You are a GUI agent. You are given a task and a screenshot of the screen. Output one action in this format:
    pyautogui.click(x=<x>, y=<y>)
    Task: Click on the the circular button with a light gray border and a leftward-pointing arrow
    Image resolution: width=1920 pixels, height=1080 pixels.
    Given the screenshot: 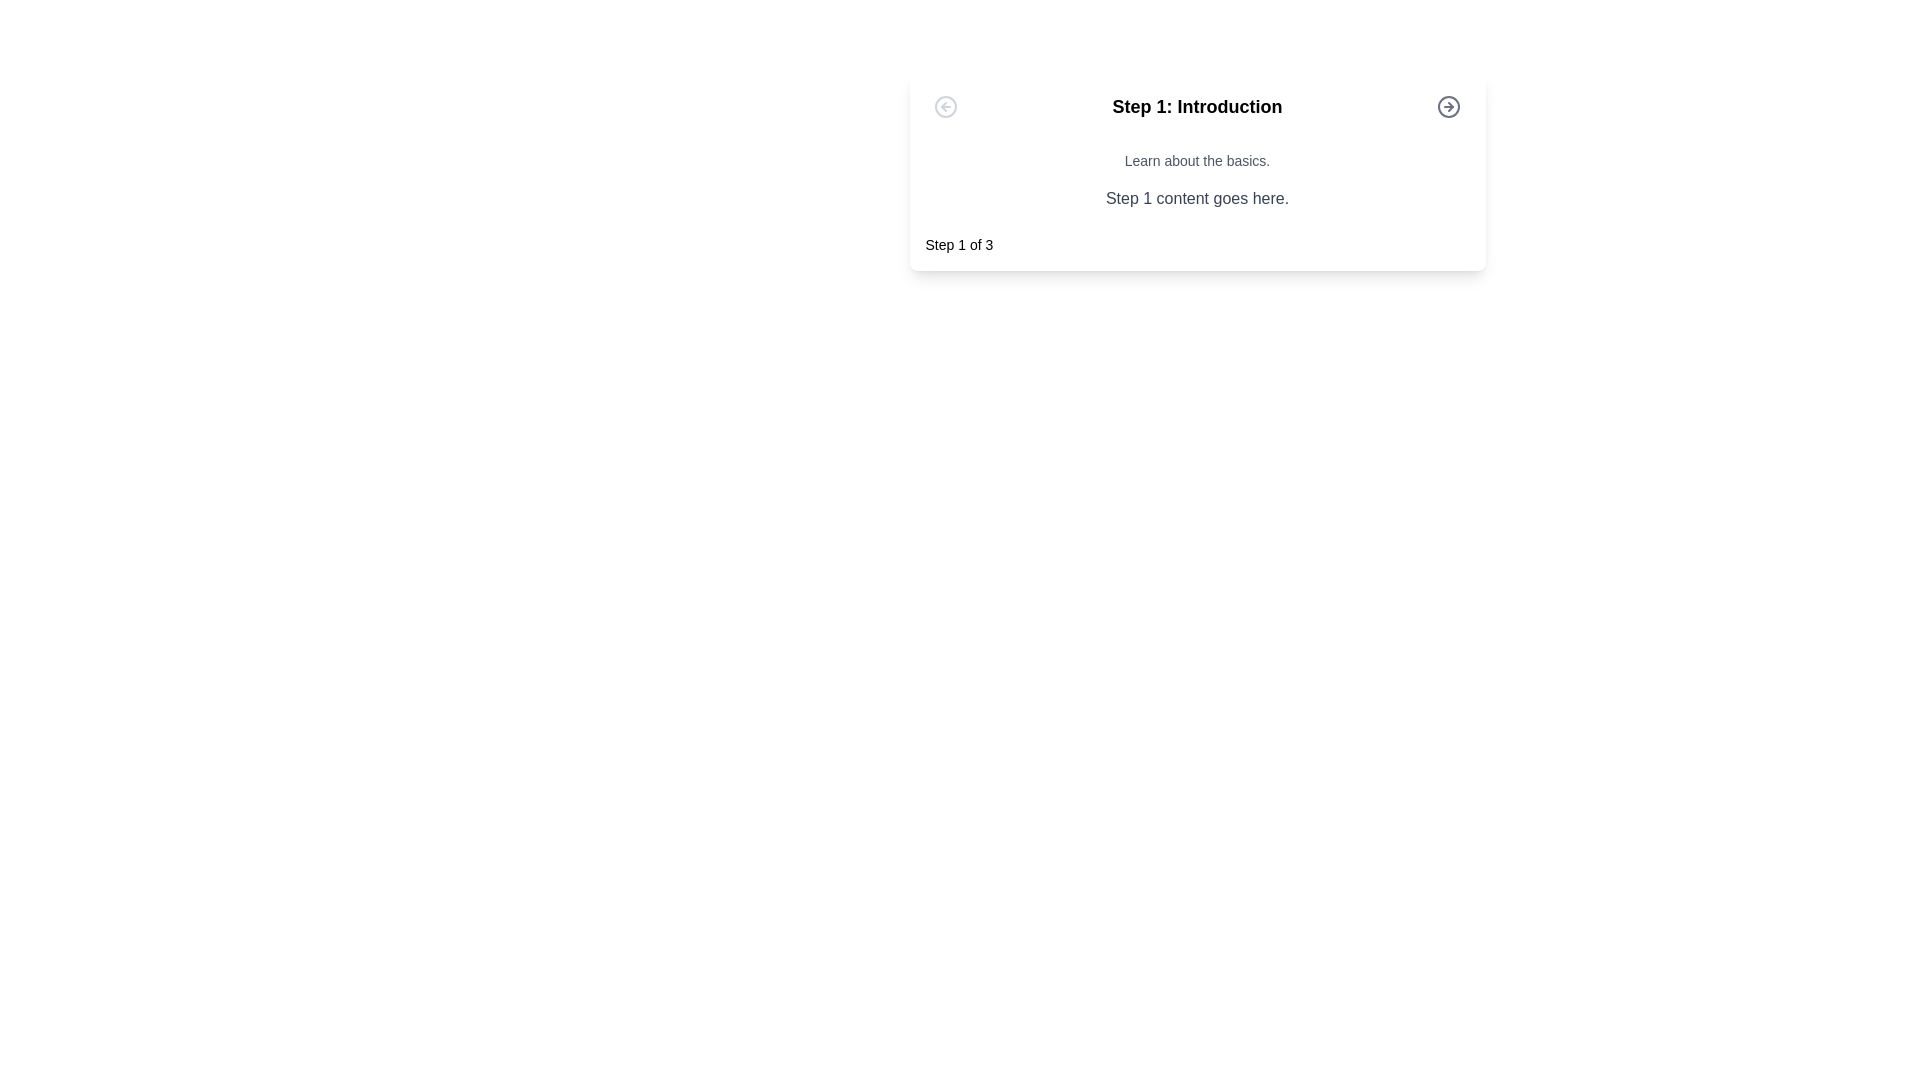 What is the action you would take?
    pyautogui.click(x=944, y=107)
    